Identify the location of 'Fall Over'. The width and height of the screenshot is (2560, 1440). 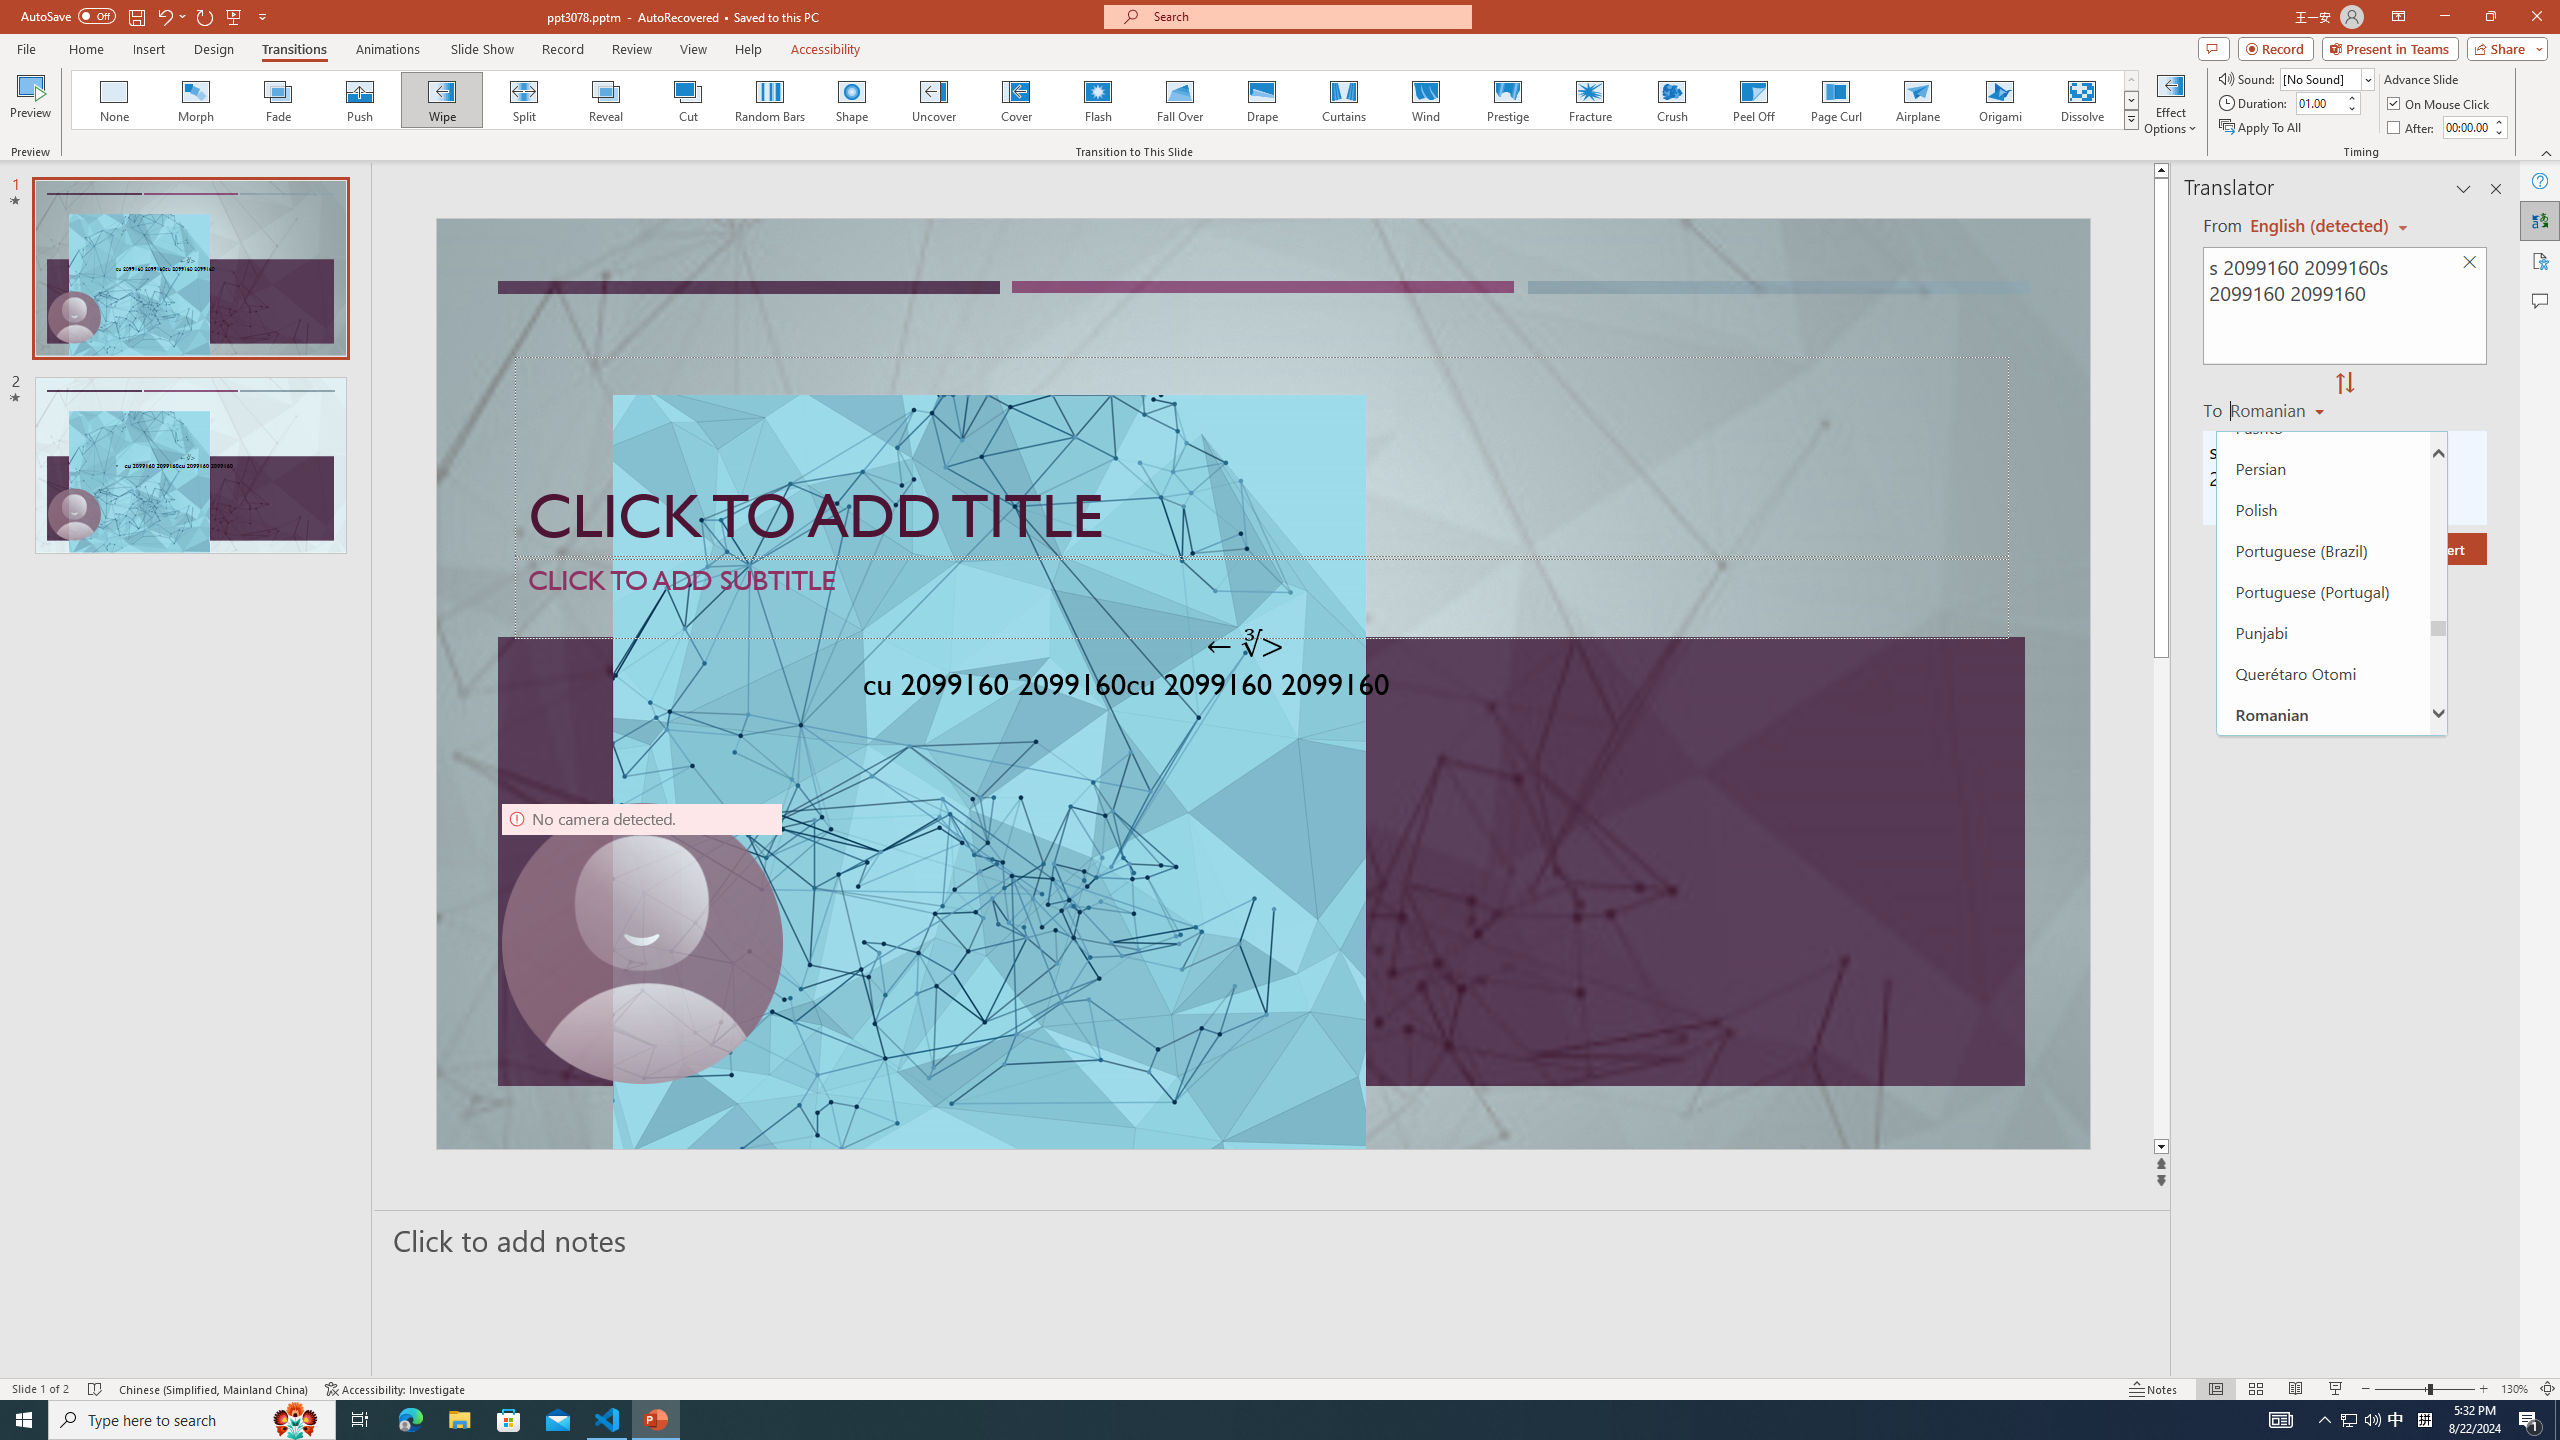
(1179, 99).